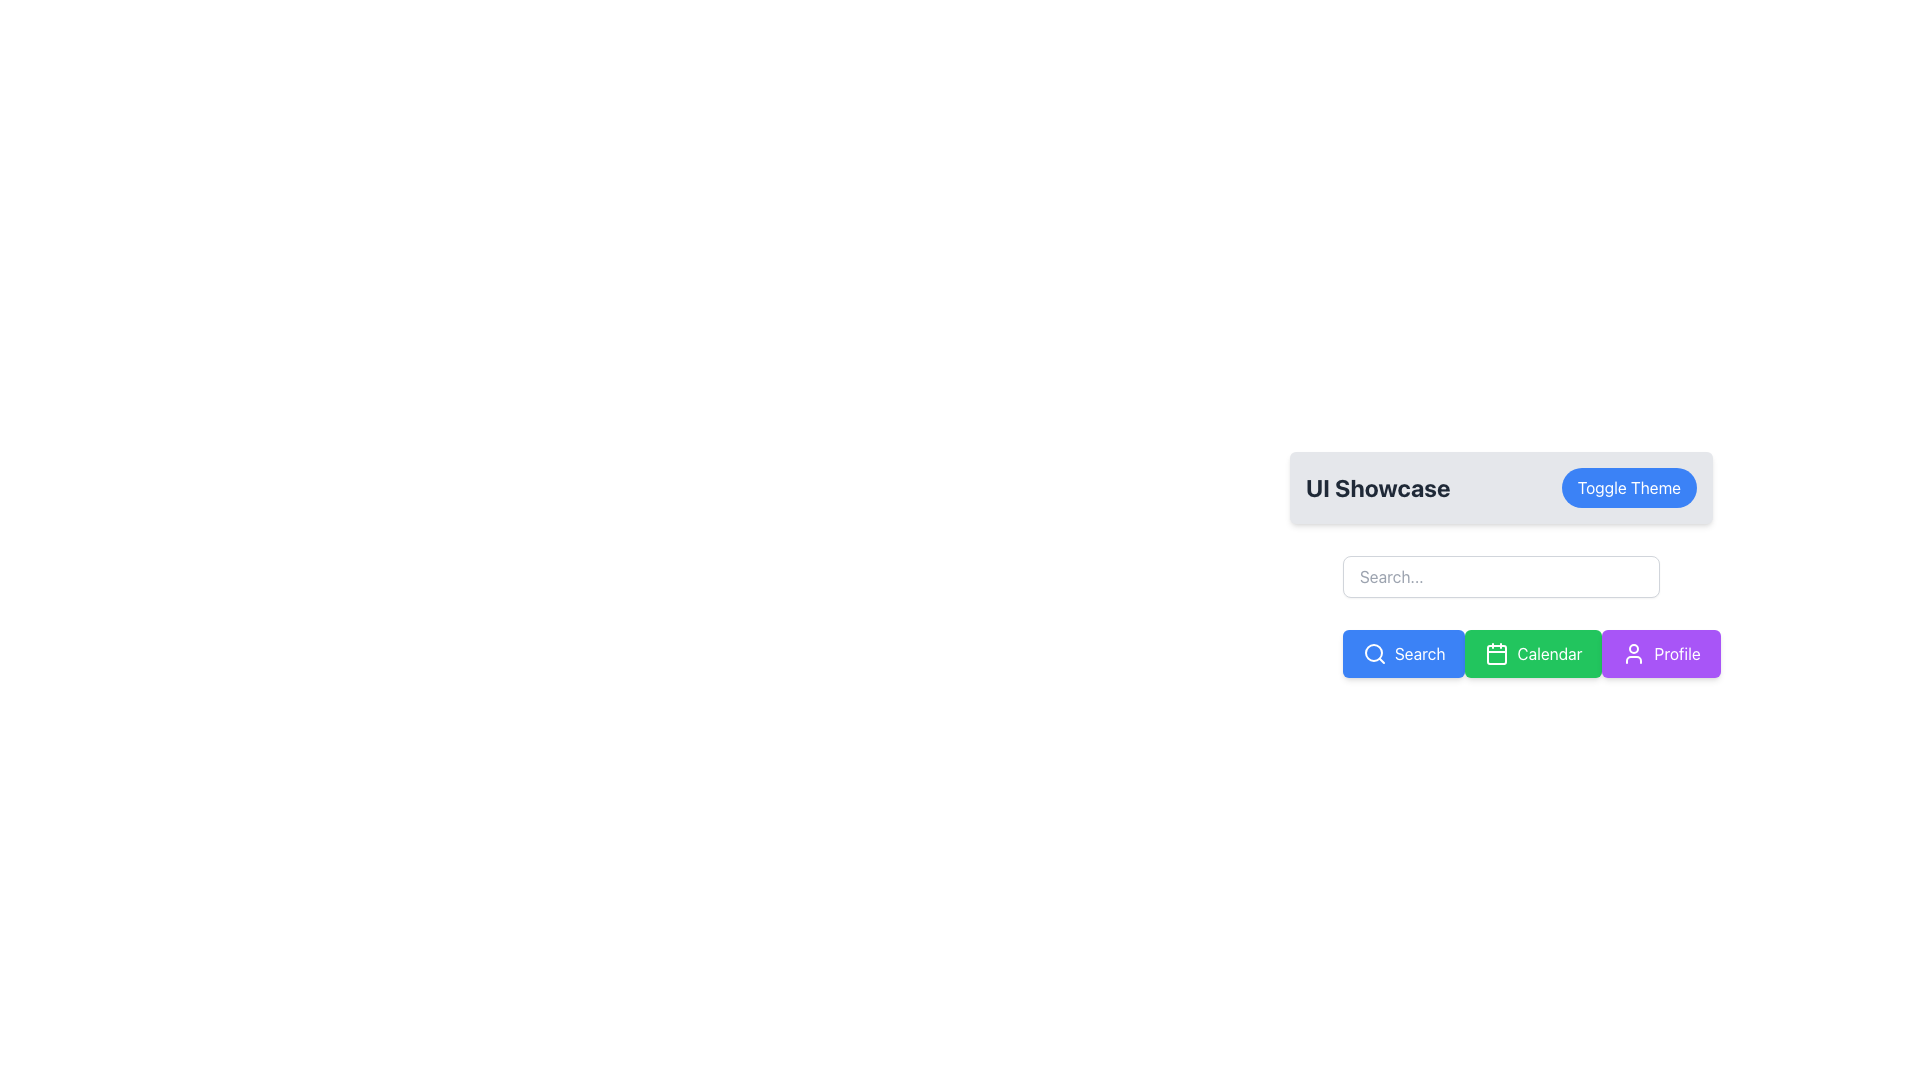  I want to click on the calendar icon, which is part of the second button in a row of three buttons at the bottom of the interface, to interact with it, so click(1497, 654).